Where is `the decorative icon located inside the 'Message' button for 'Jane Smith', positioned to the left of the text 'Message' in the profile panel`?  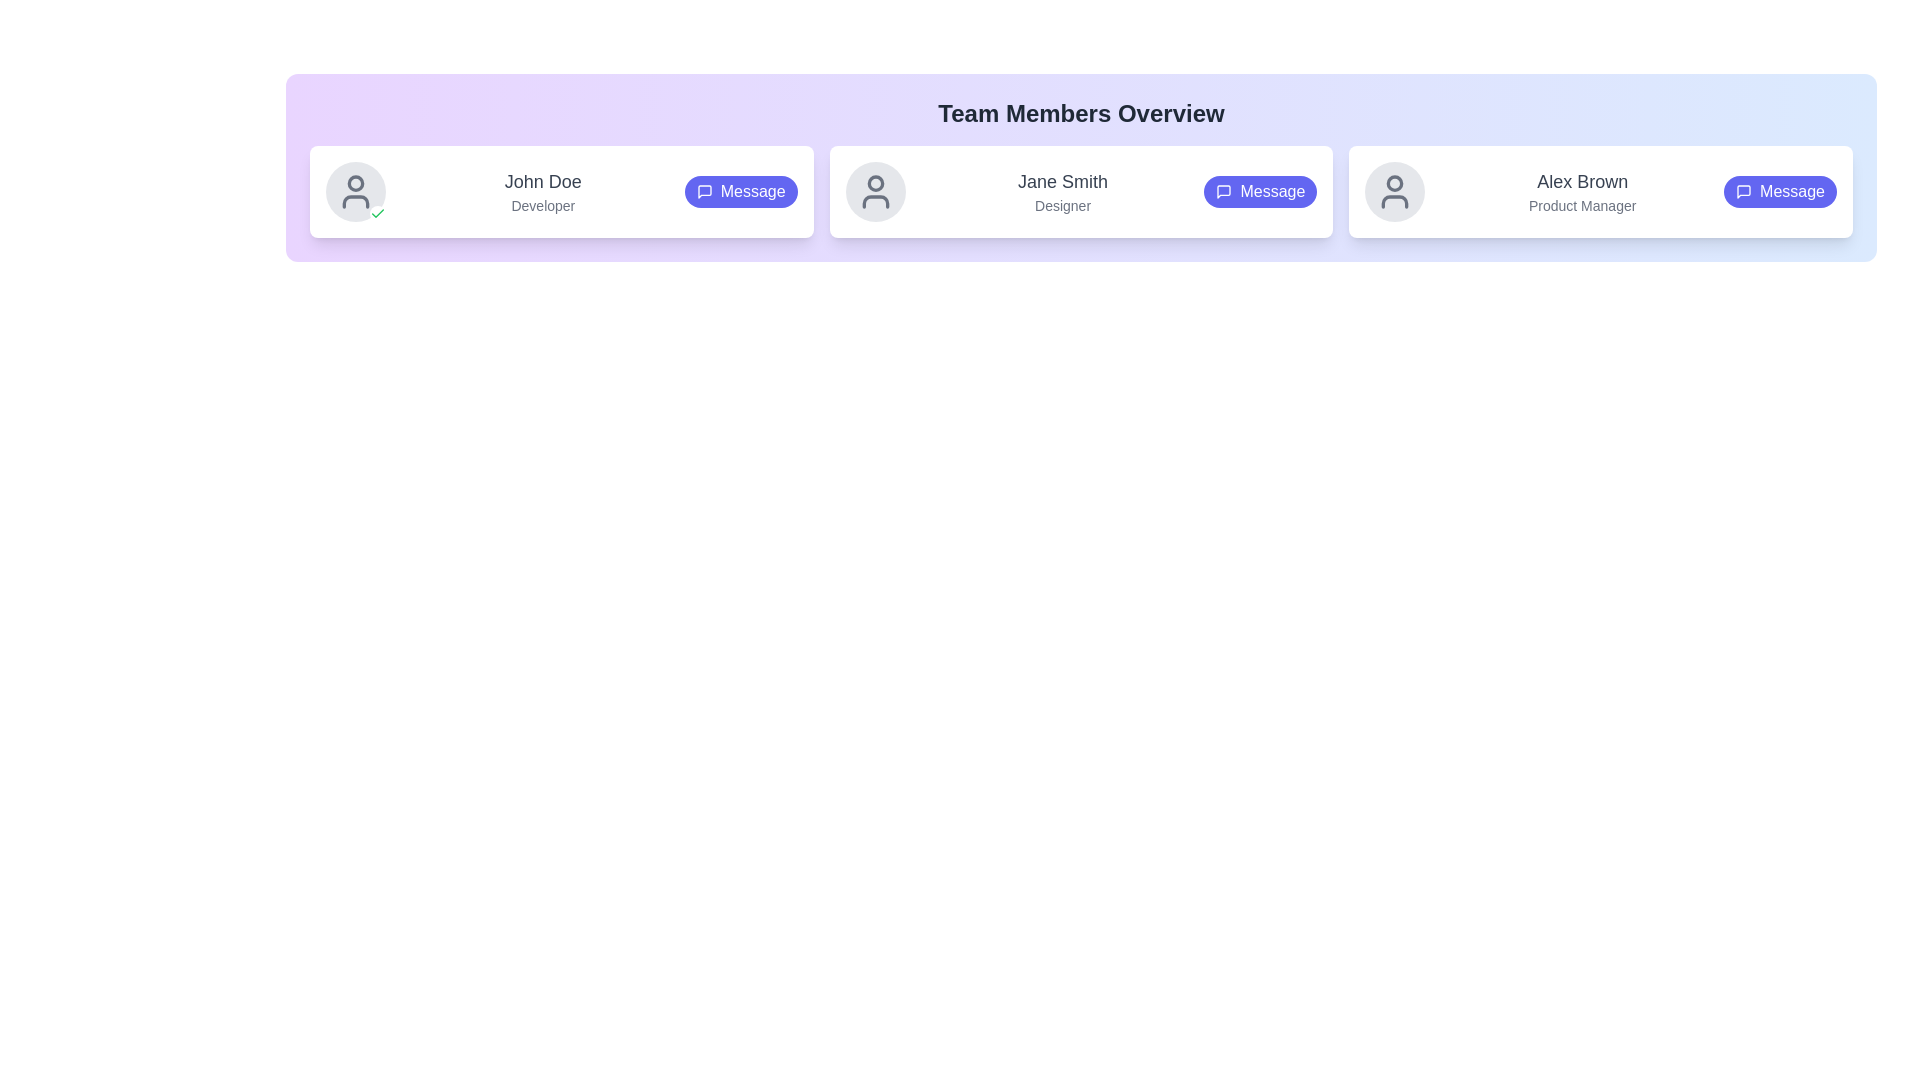 the decorative icon located inside the 'Message' button for 'Jane Smith', positioned to the left of the text 'Message' in the profile panel is located at coordinates (1223, 192).